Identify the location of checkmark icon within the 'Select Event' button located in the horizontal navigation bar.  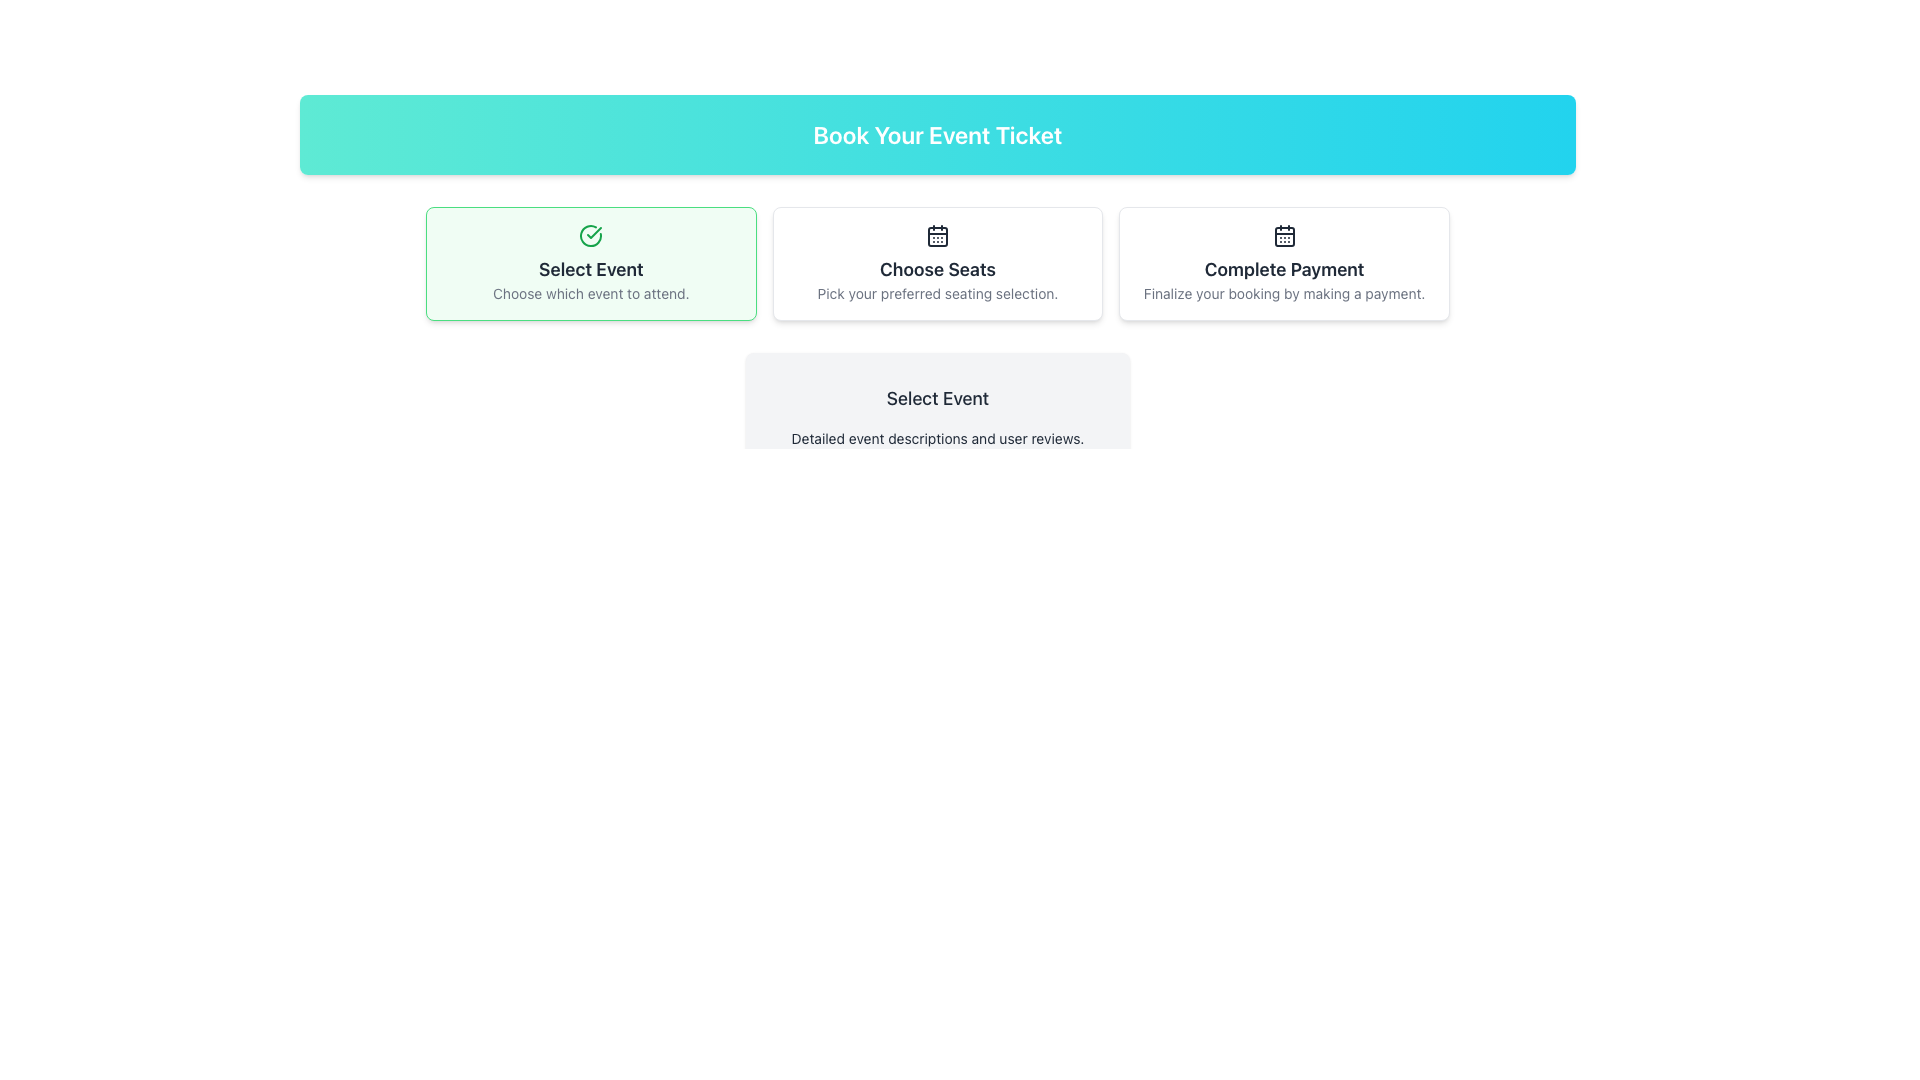
(593, 231).